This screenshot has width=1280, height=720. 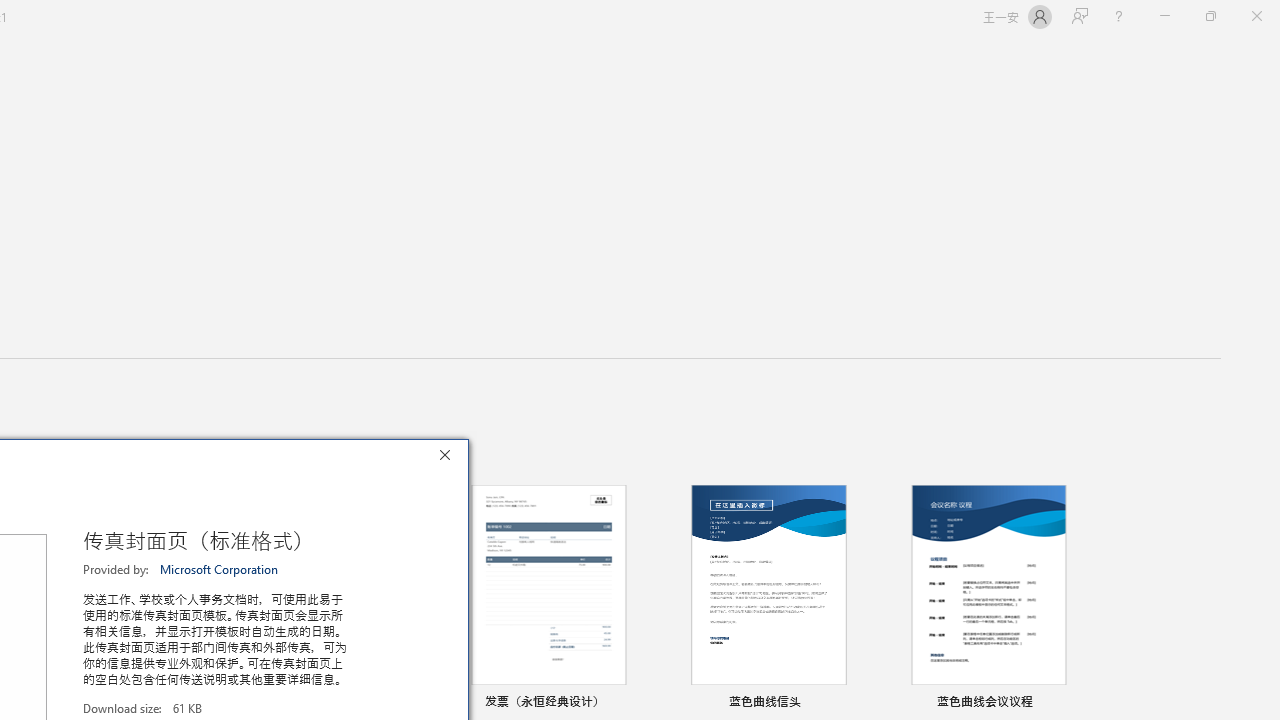 What do you see at coordinates (1074, 702) in the screenshot?
I see `'Pin to list'` at bounding box center [1074, 702].